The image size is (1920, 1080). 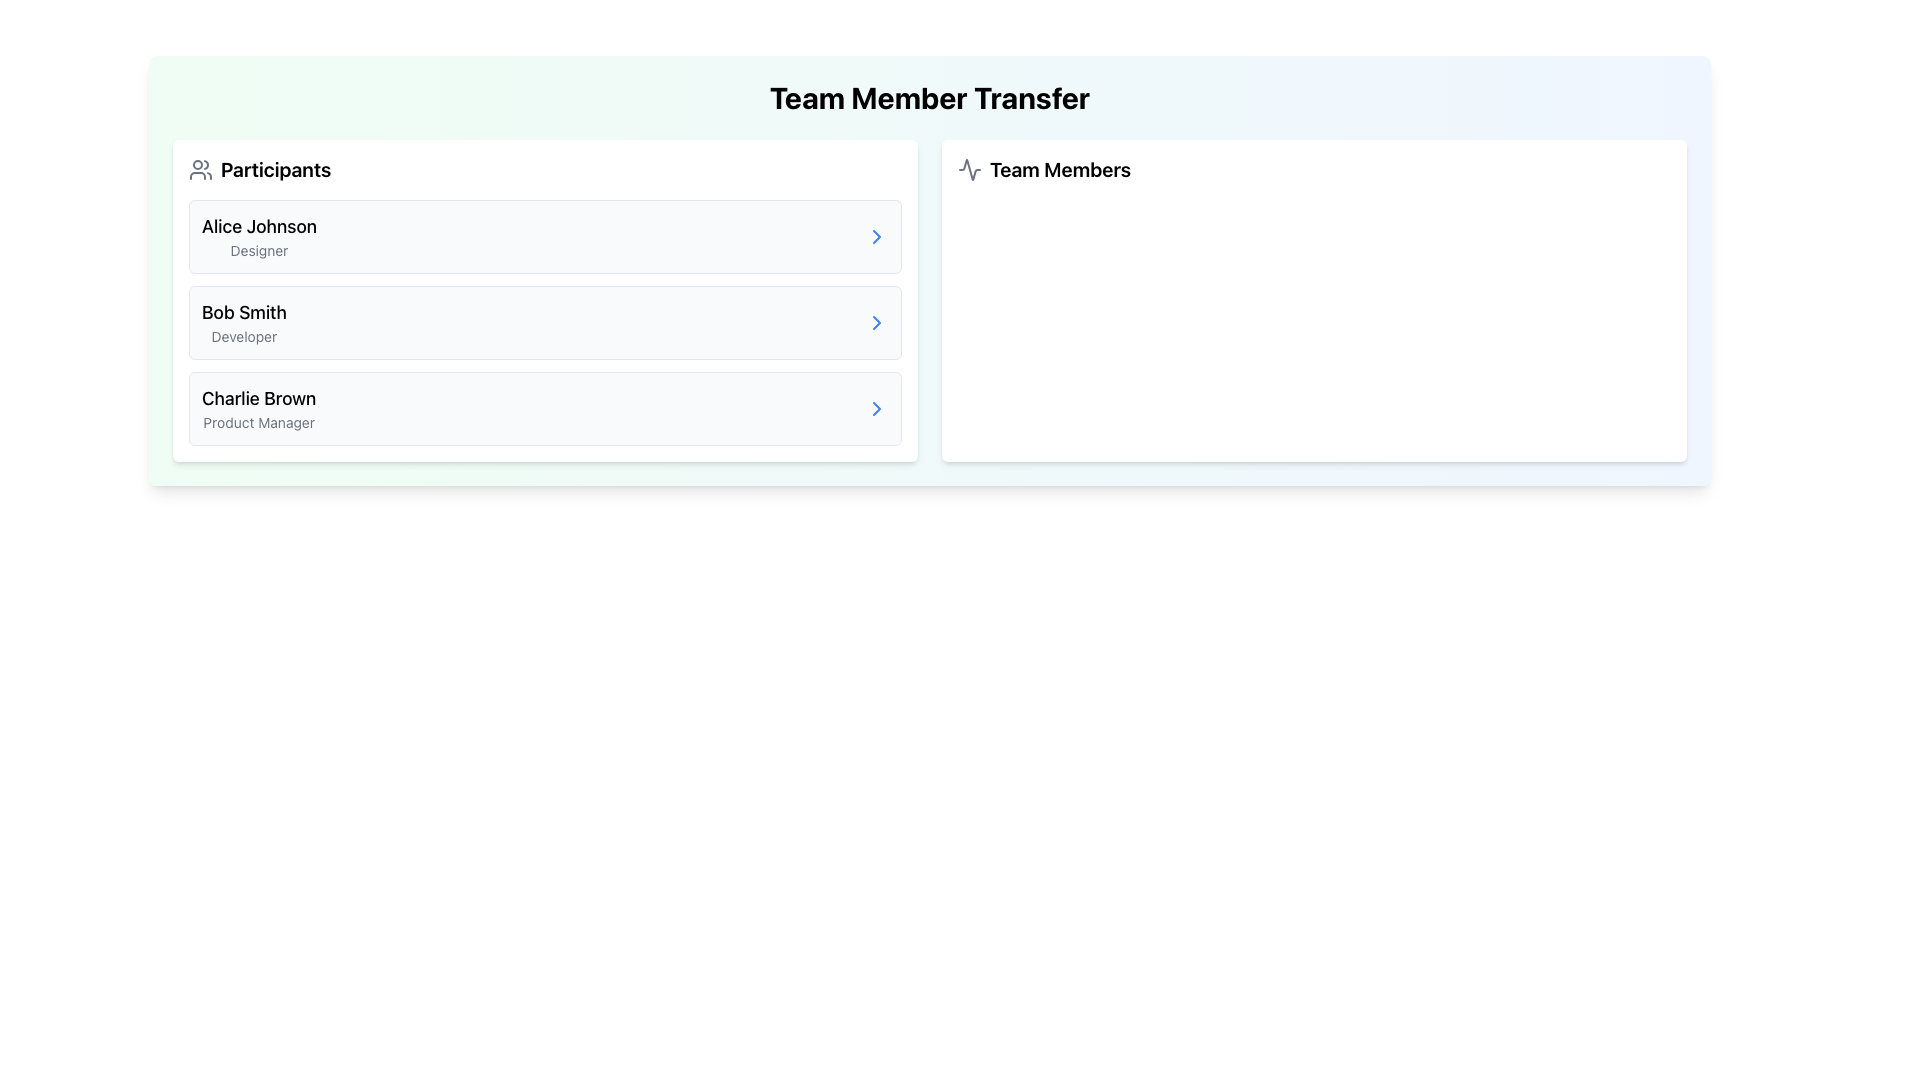 I want to click on the text block displaying 'Bob Smith' and 'Developer', so click(x=243, y=322).